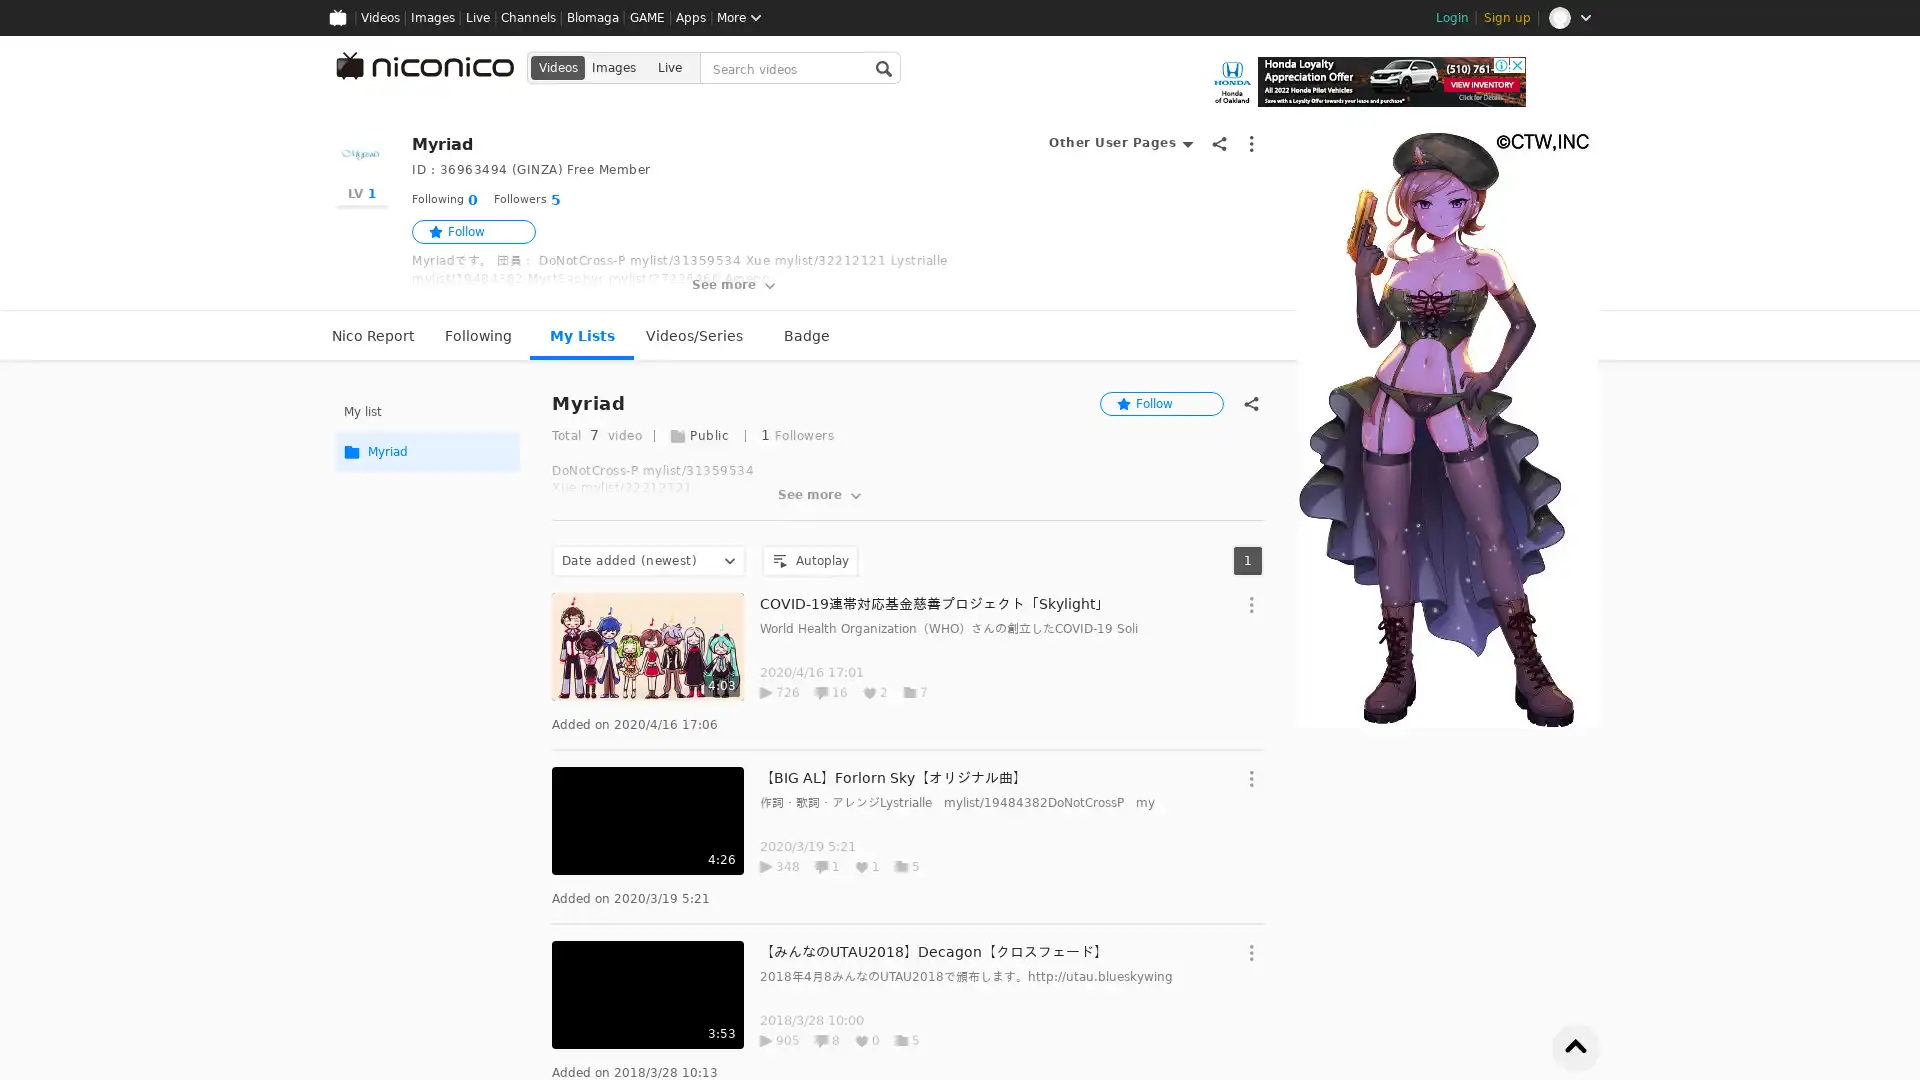 This screenshot has height=1080, width=1920. What do you see at coordinates (1161, 404) in the screenshot?
I see `Follow` at bounding box center [1161, 404].